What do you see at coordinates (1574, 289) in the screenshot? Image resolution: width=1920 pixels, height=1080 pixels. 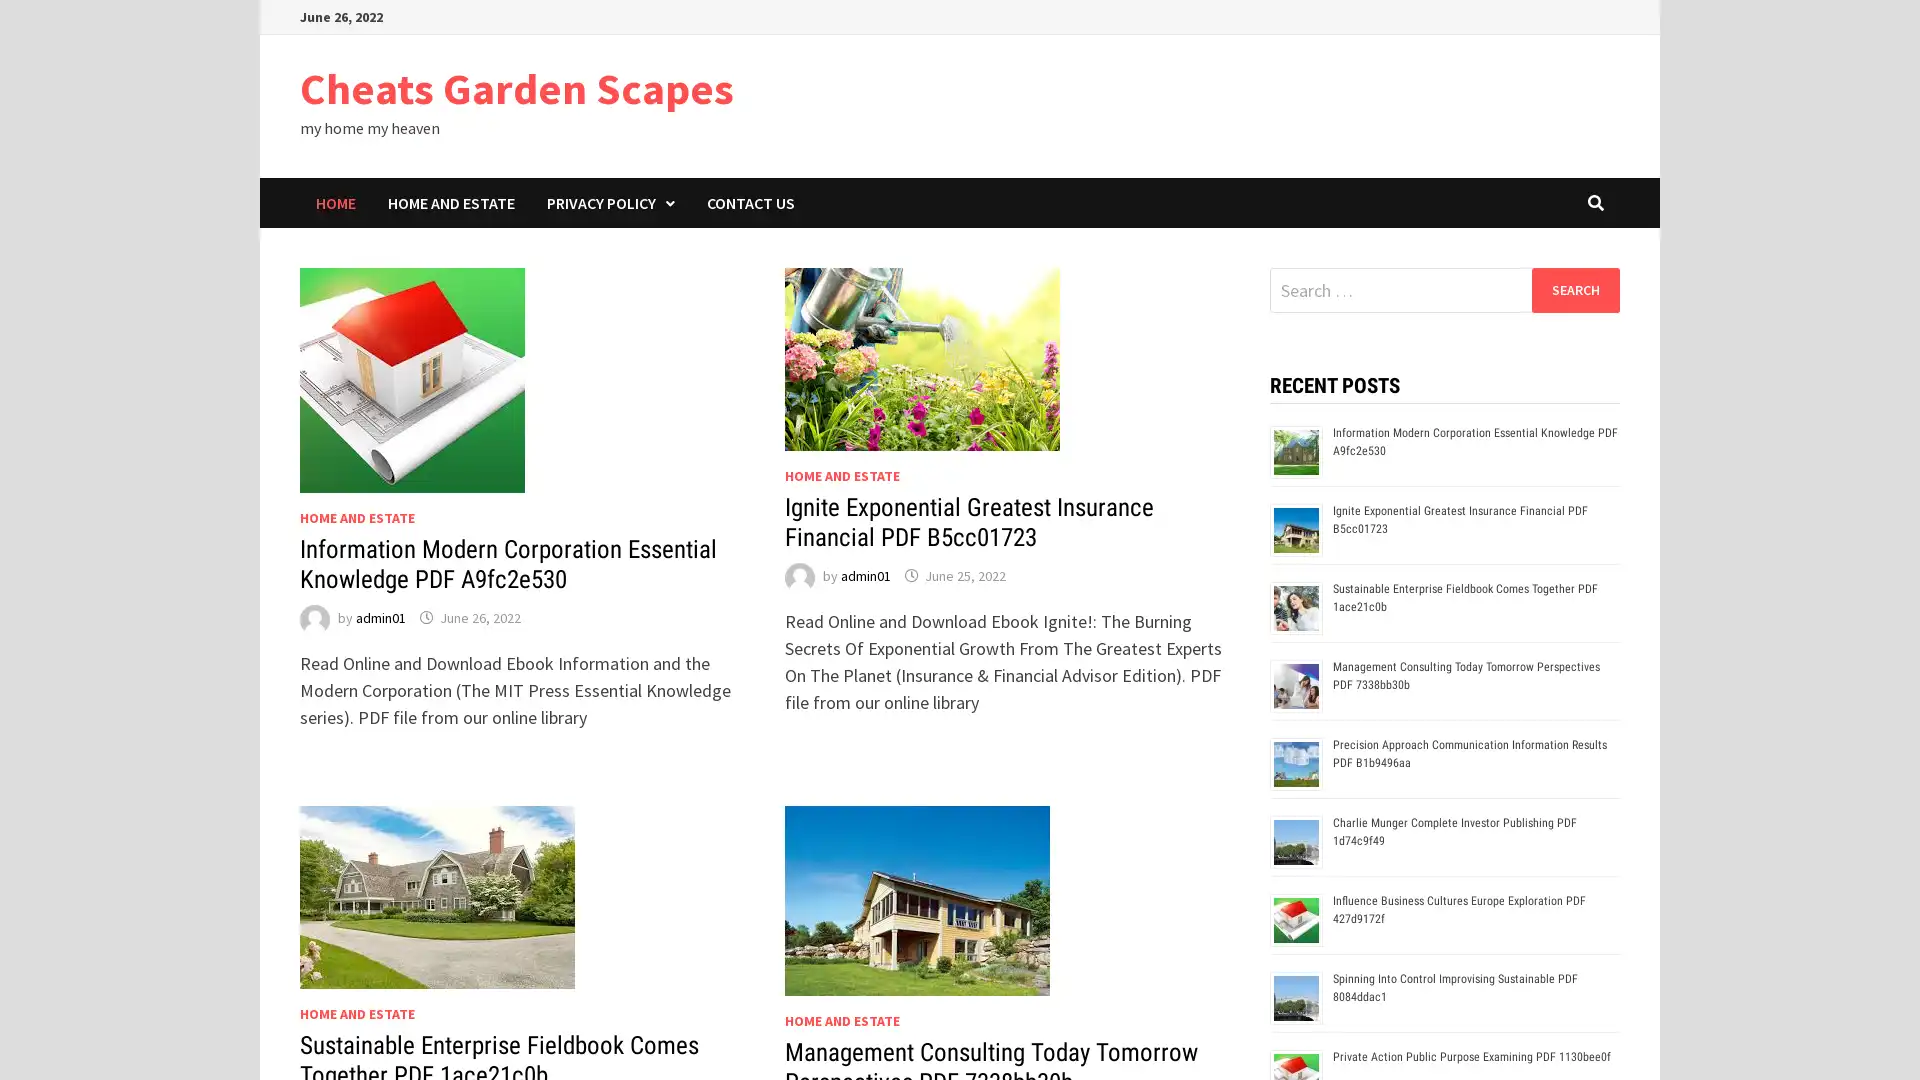 I see `Search` at bounding box center [1574, 289].